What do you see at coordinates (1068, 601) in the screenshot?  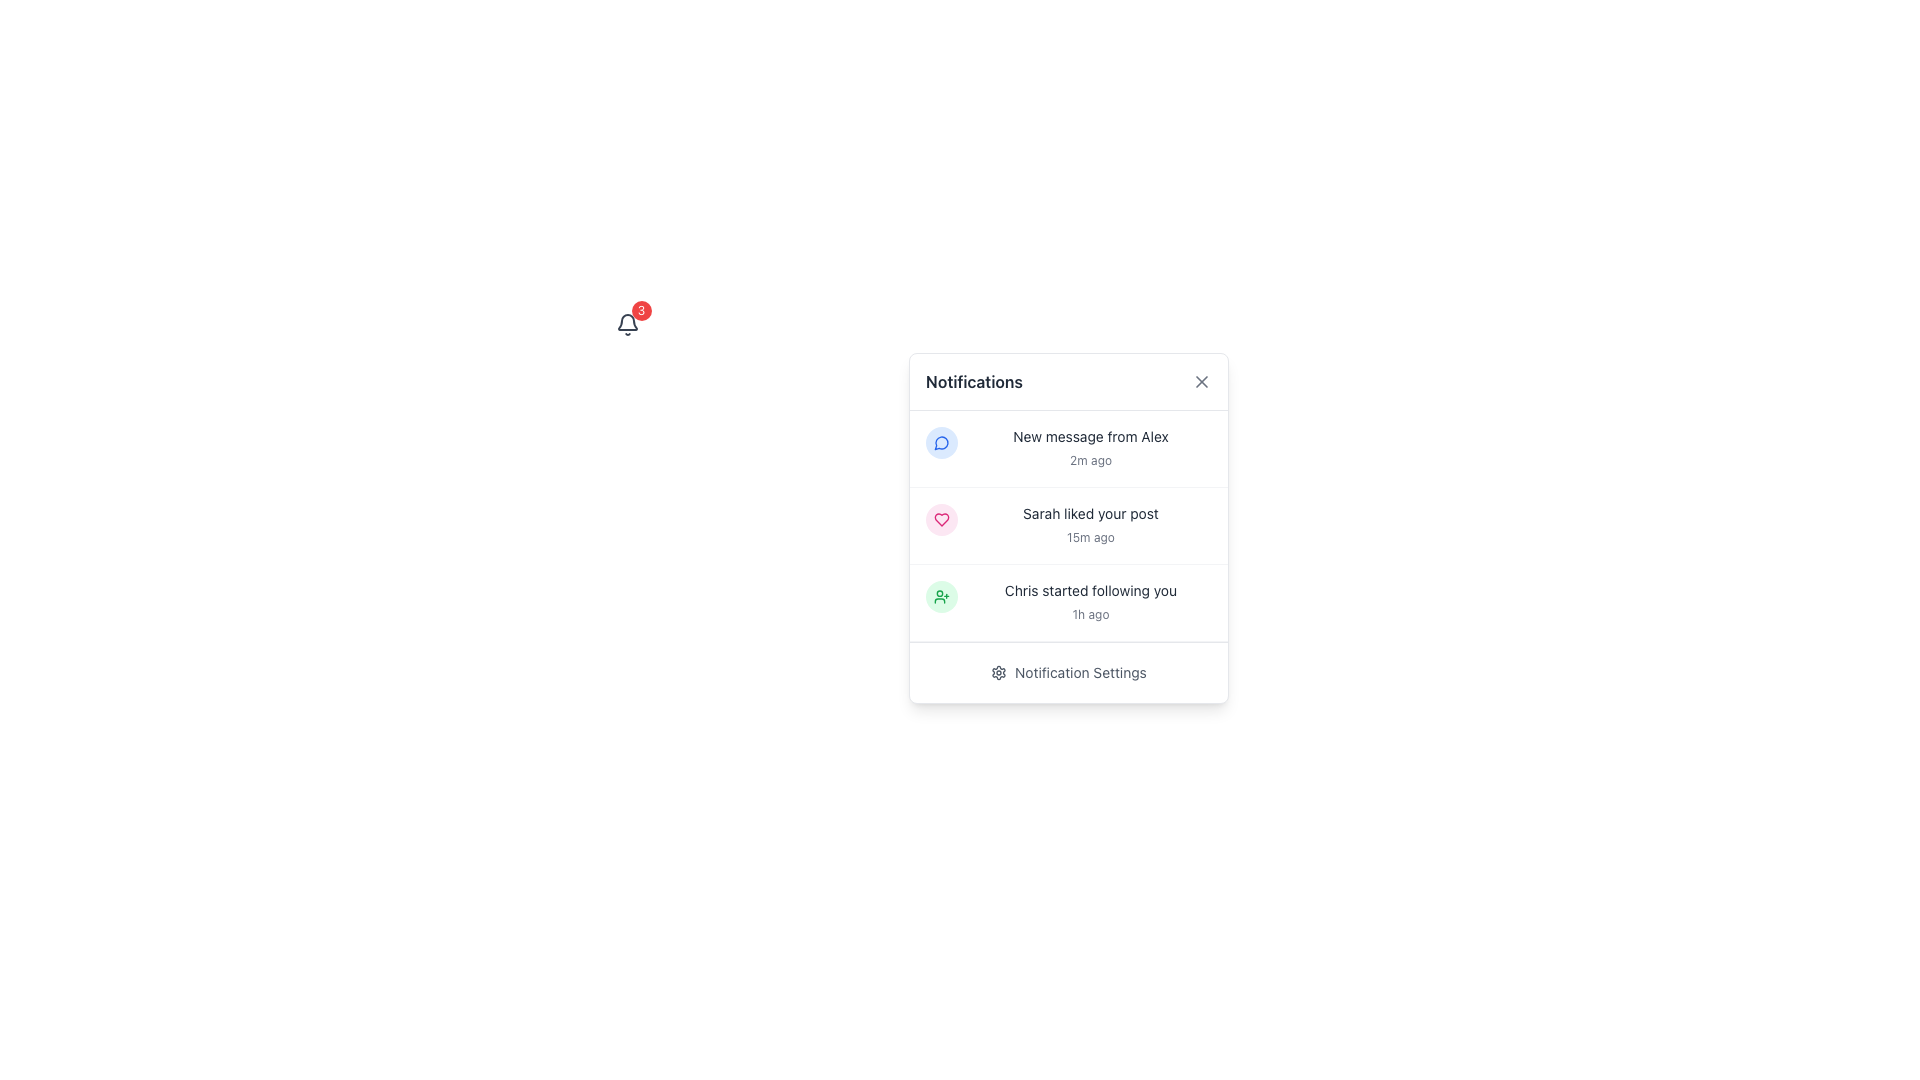 I see `the notification item indicating that user Chris followed the account holder, which is the third item in the vertical notification list` at bounding box center [1068, 601].